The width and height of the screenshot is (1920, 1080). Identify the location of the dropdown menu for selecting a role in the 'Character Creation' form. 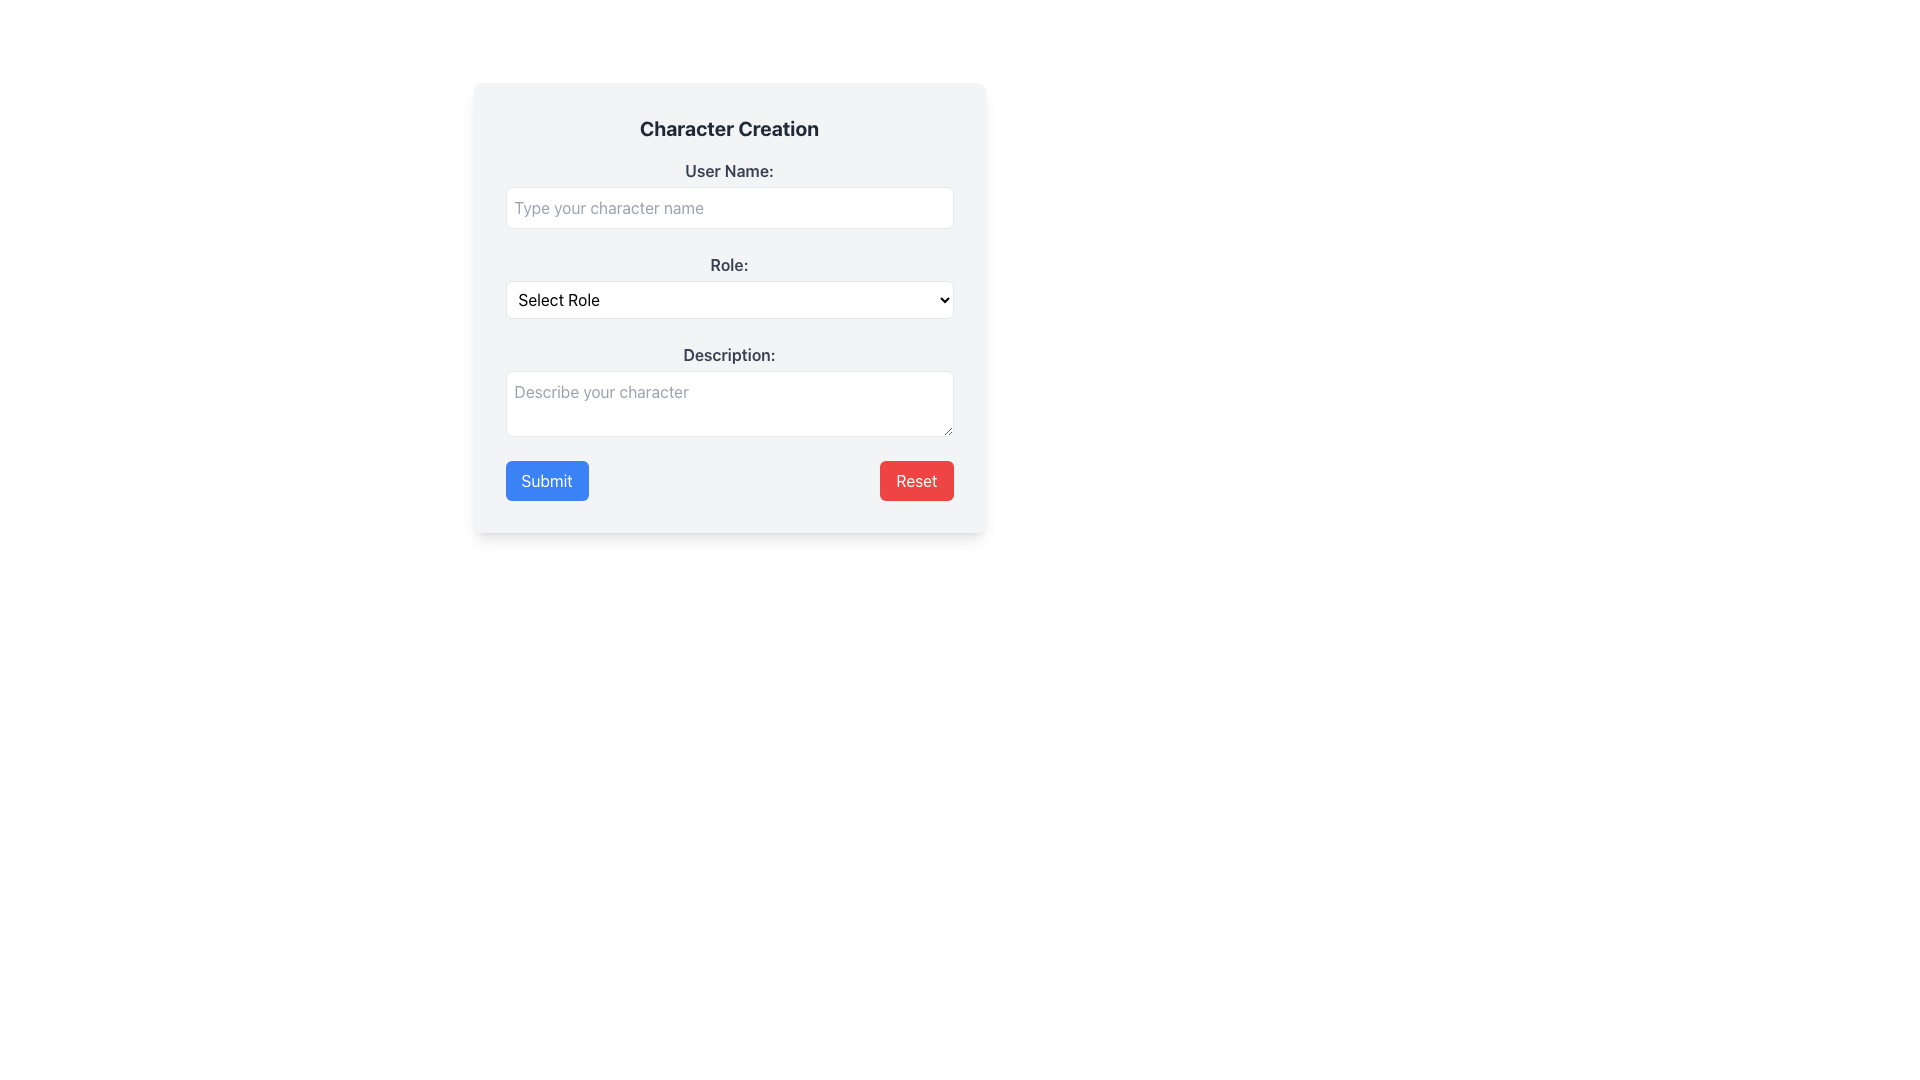
(728, 308).